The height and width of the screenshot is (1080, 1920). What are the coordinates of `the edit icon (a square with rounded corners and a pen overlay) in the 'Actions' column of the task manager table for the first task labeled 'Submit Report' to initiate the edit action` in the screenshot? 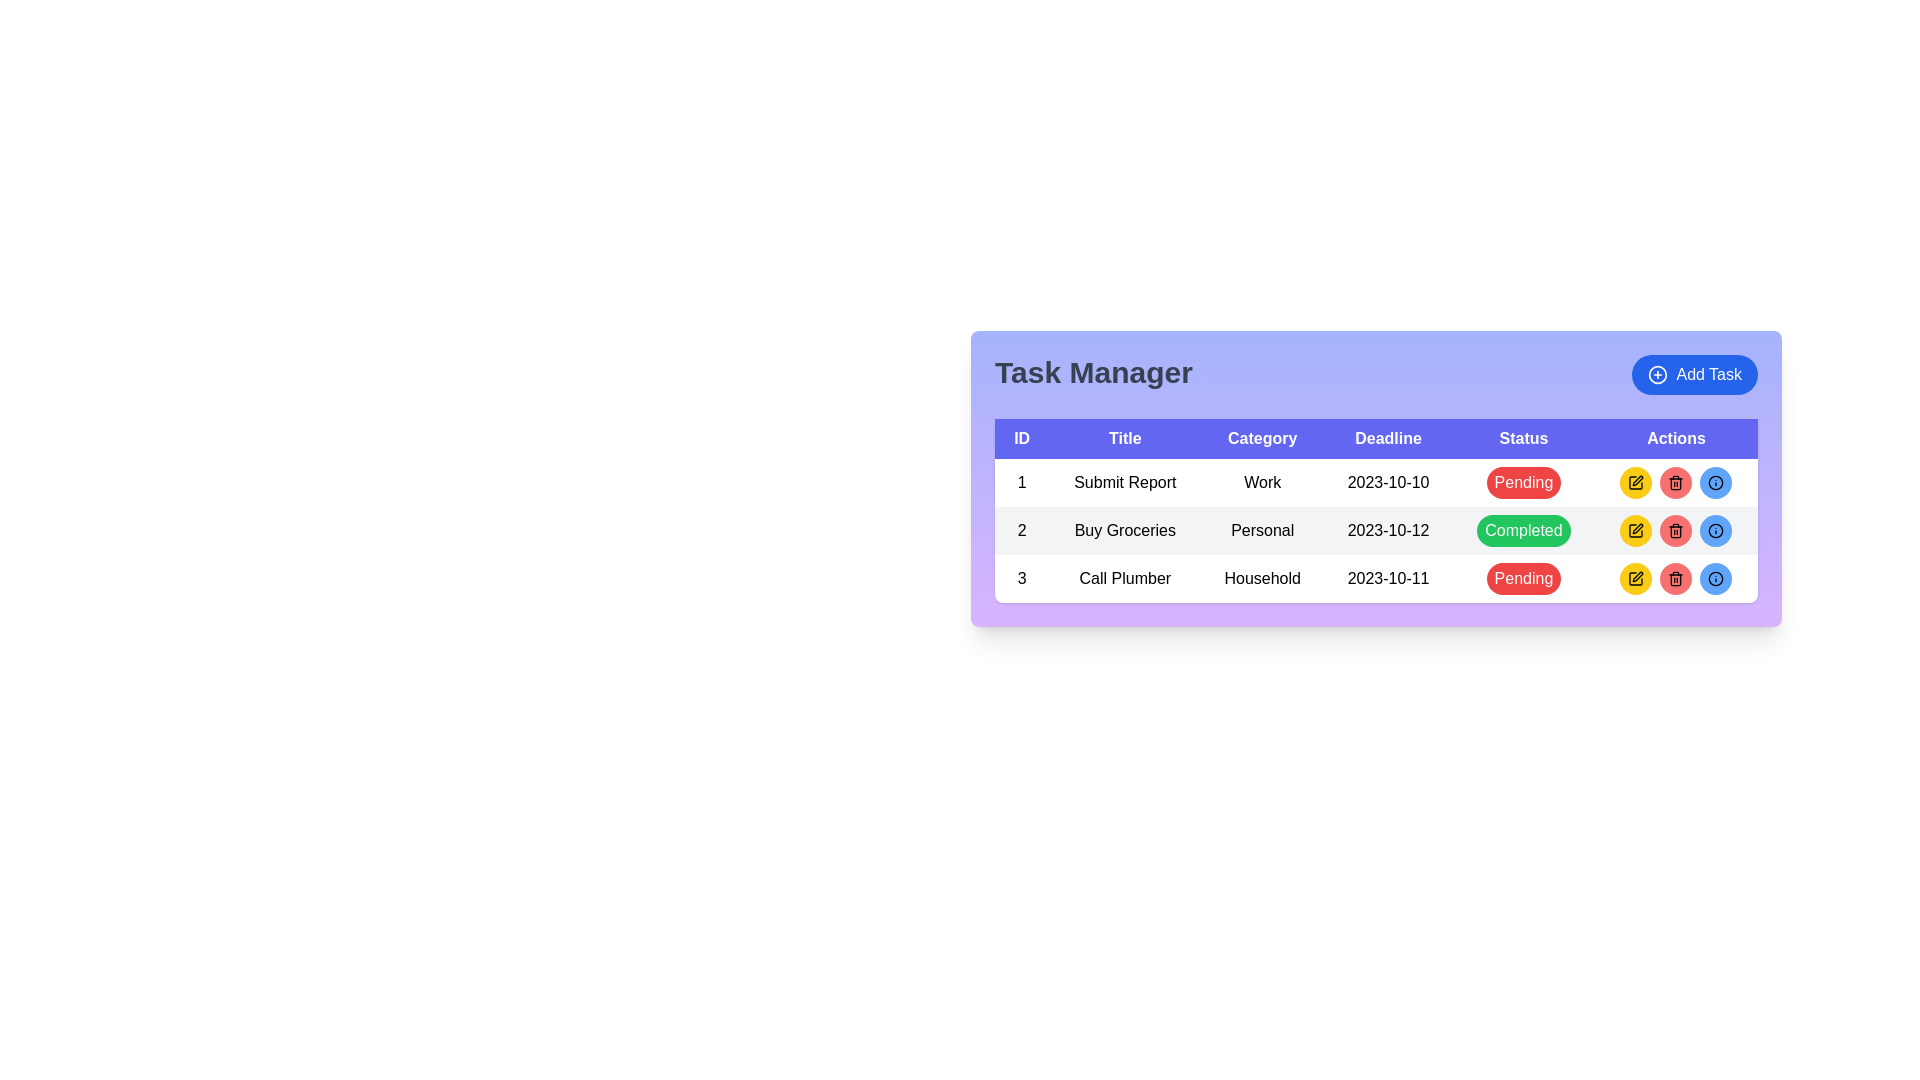 It's located at (1636, 530).